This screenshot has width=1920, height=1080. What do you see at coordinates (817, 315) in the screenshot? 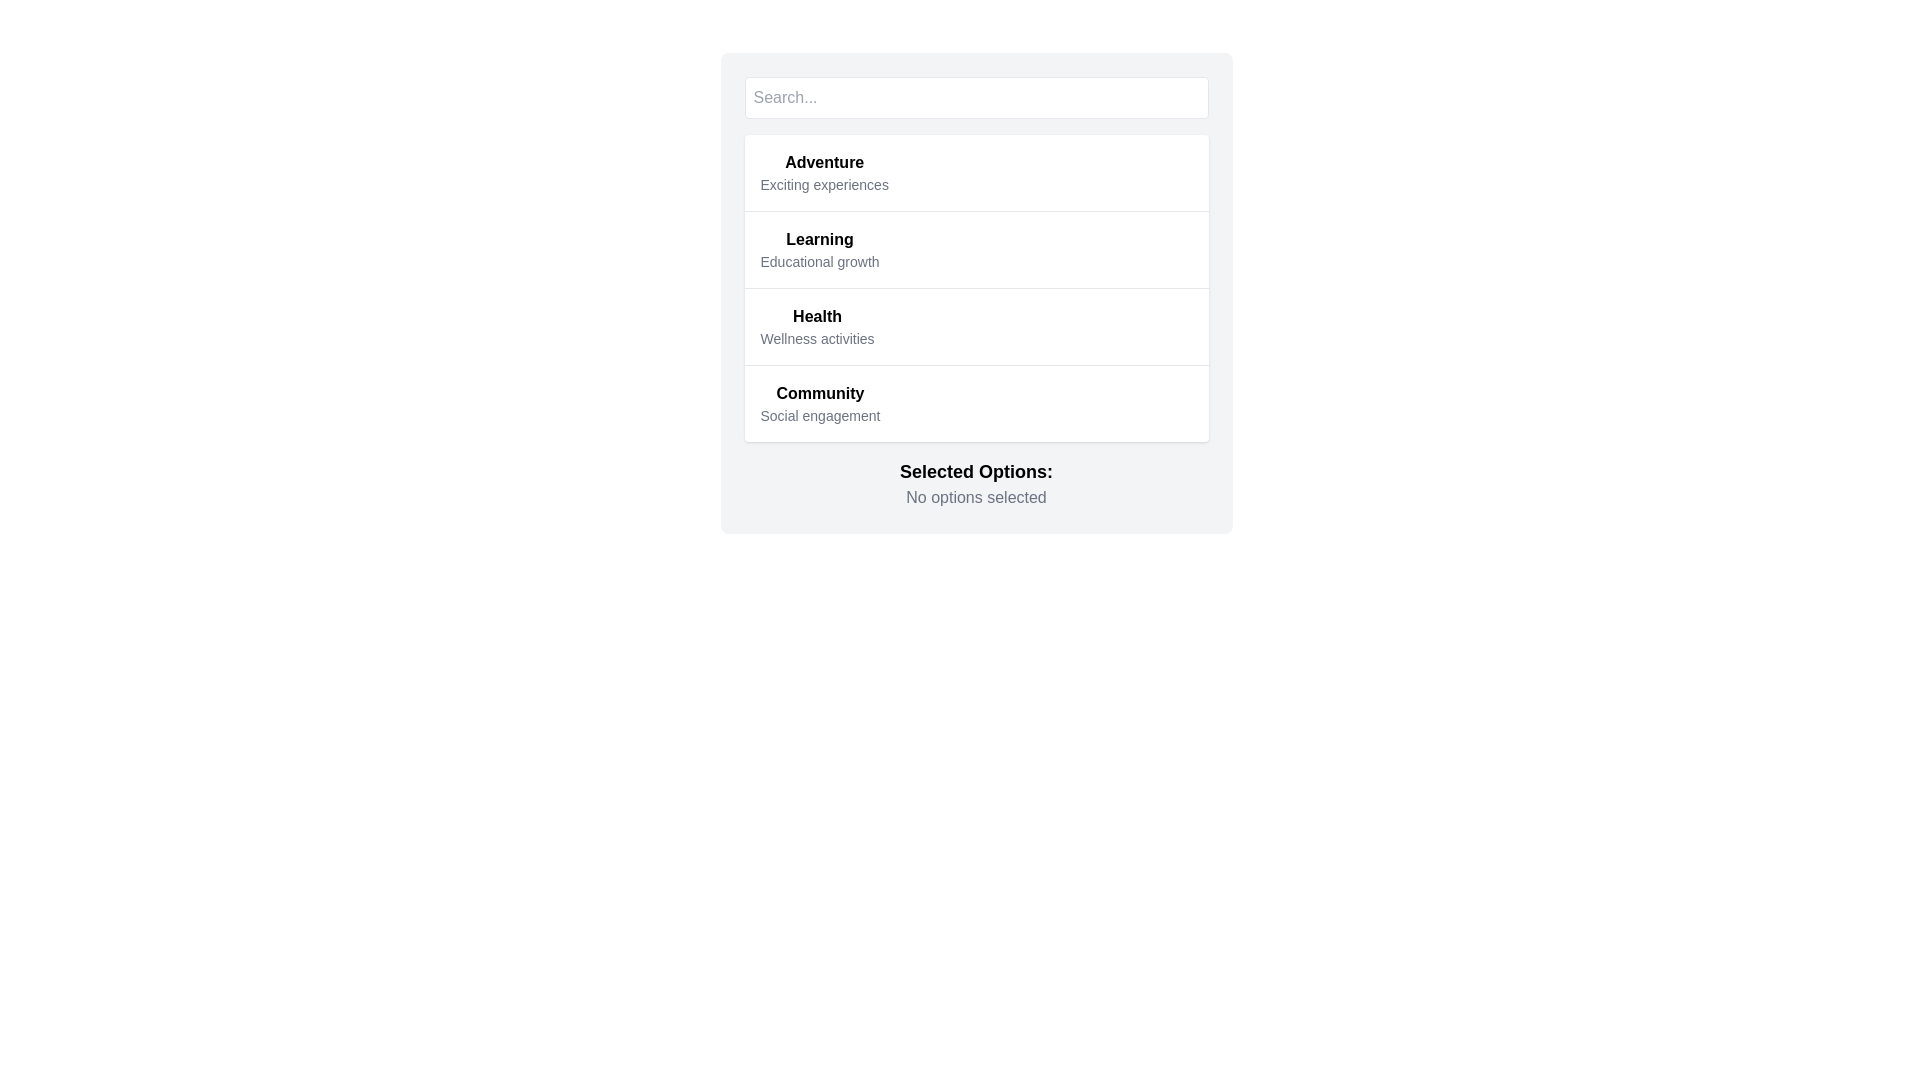
I see `the bold 'Health' label text element located in the third card of a vertical list within a light-colored interface` at bounding box center [817, 315].